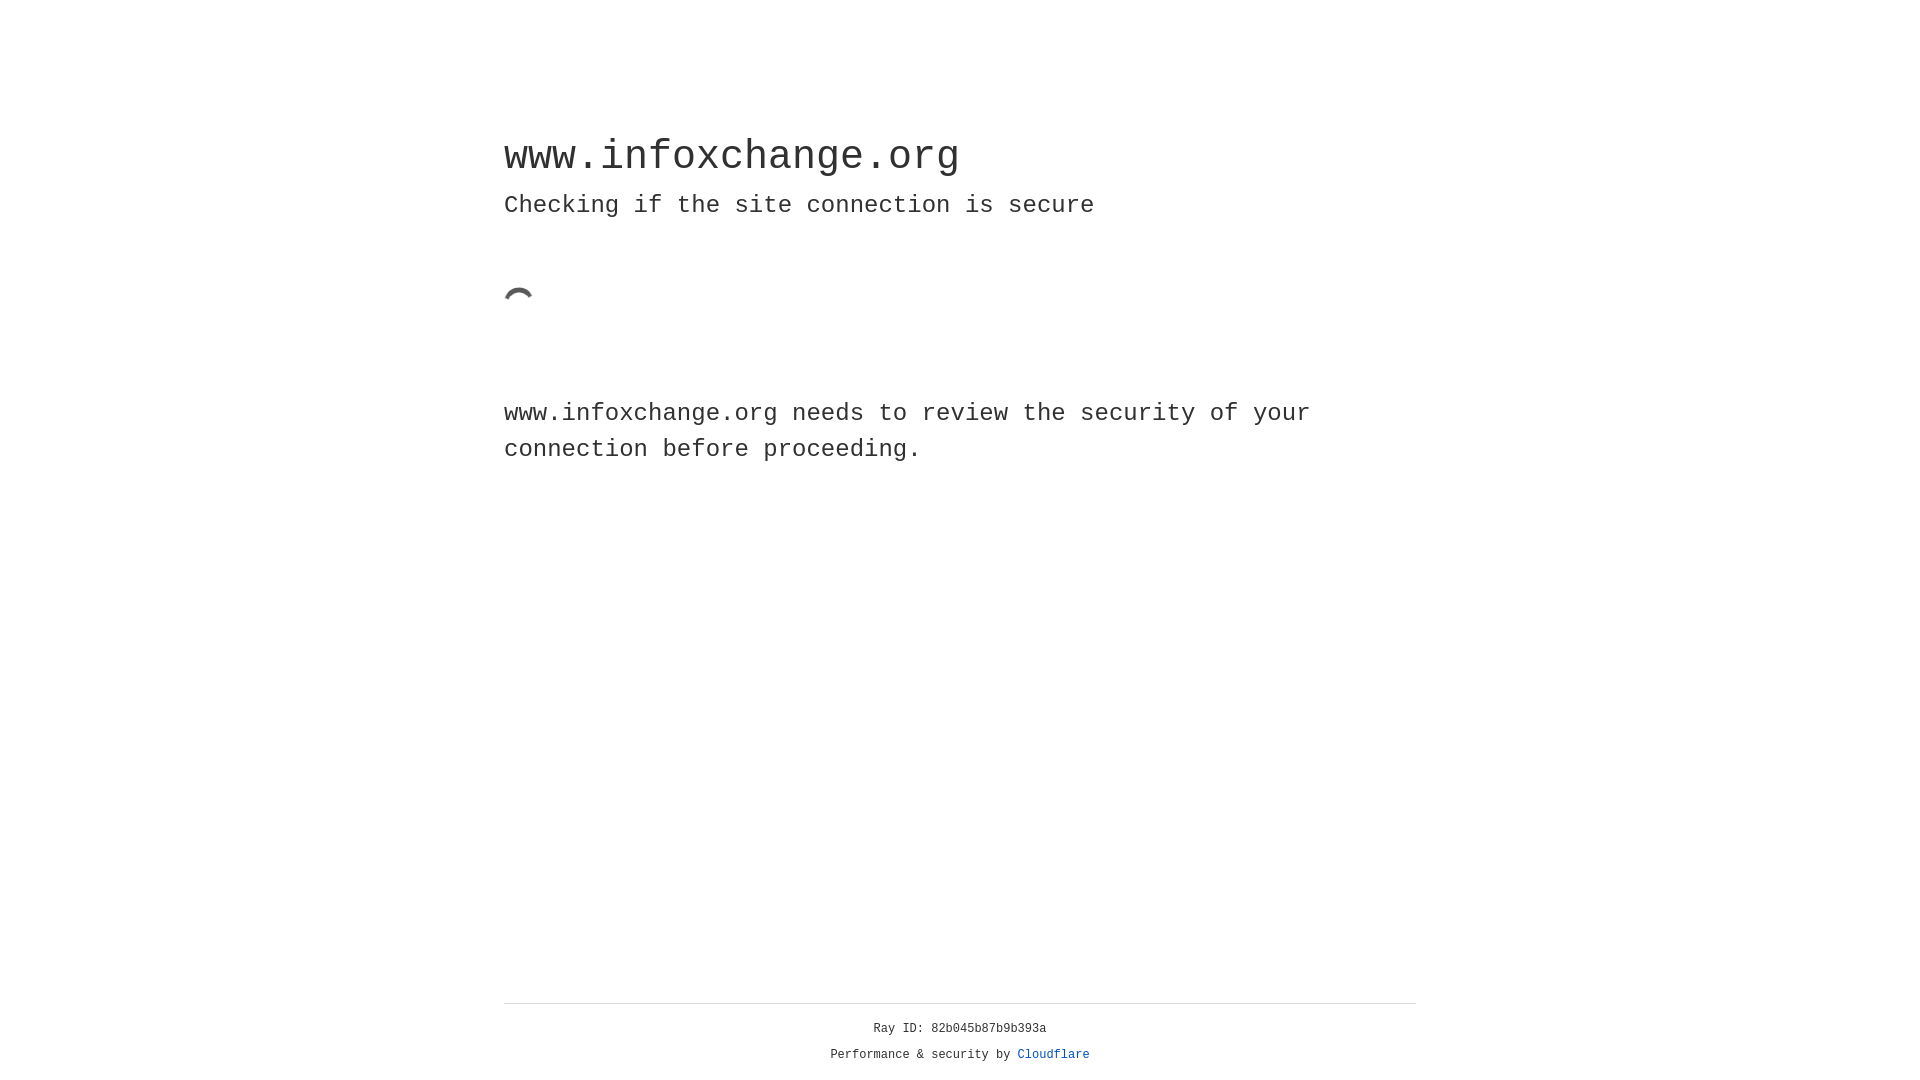  I want to click on 'Cloudflare', so click(1053, 1054).